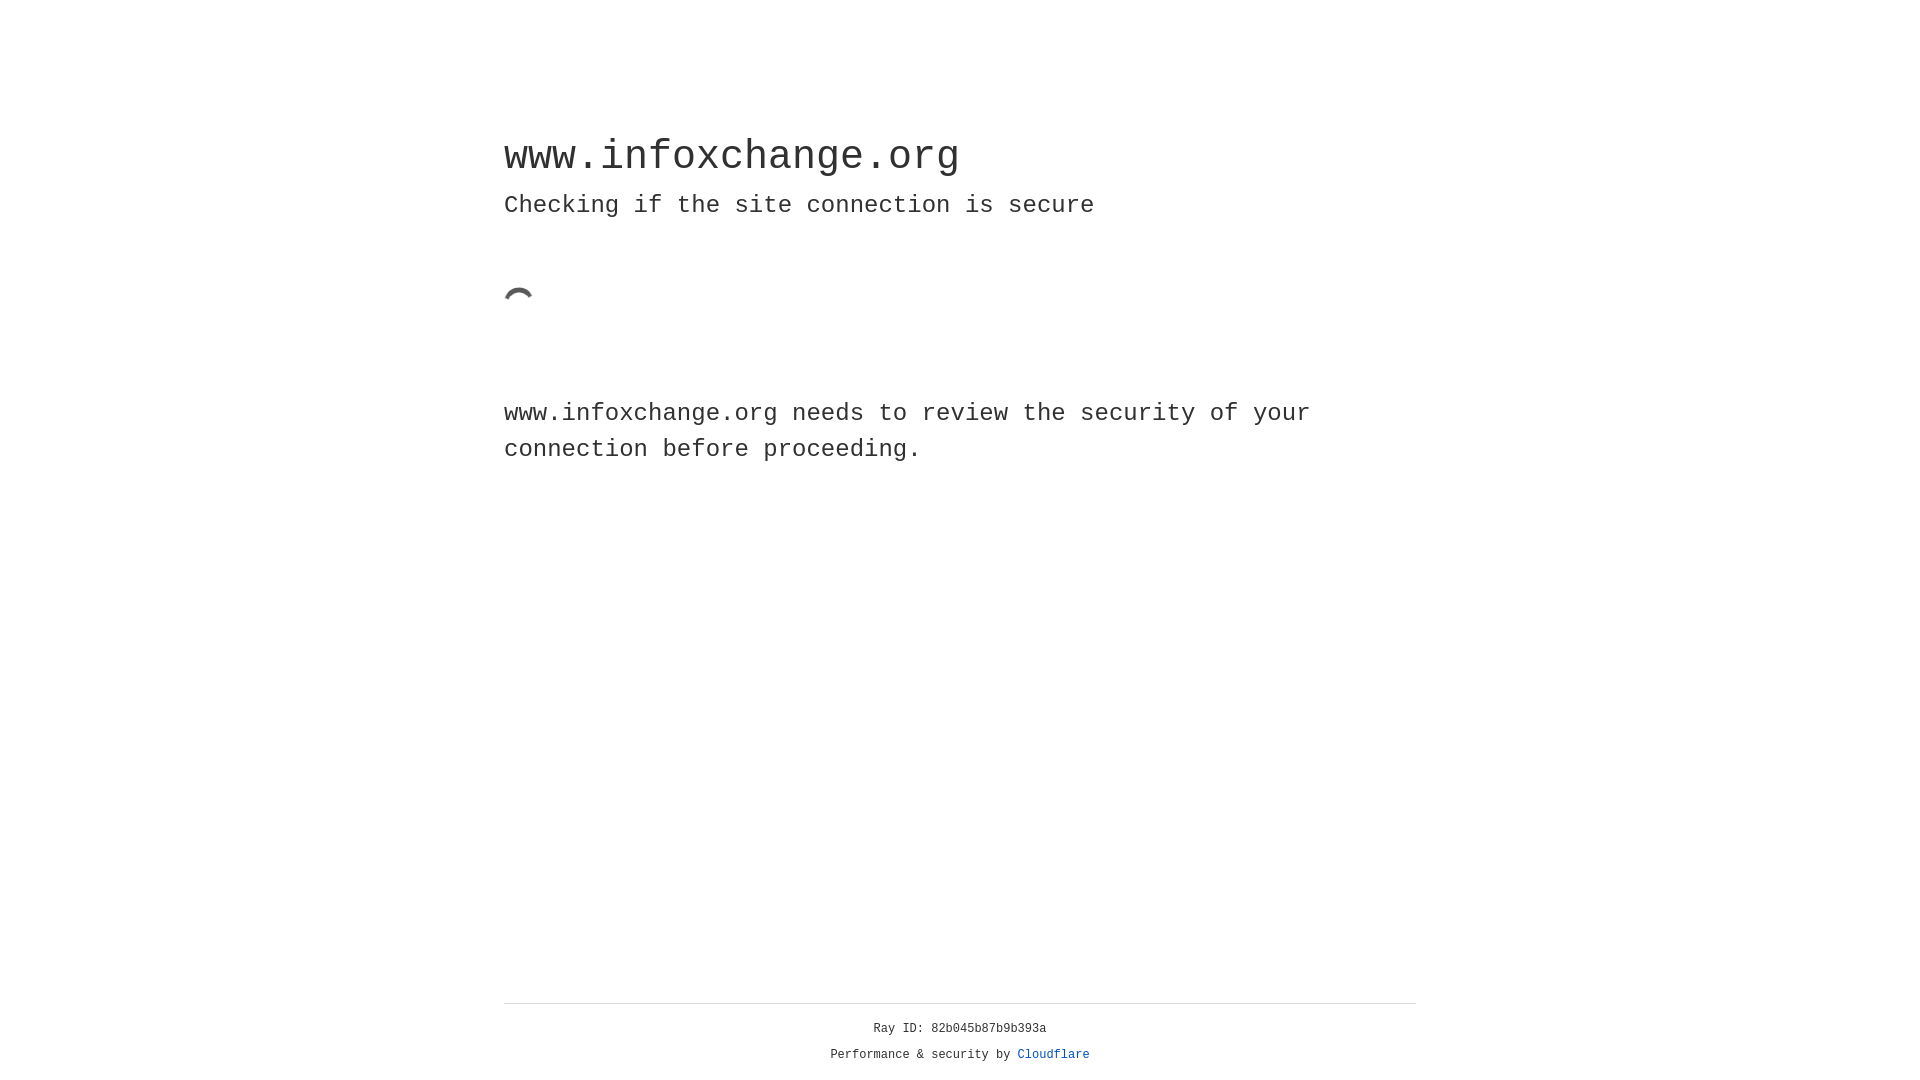  I want to click on 'Cloudflare', so click(1053, 1054).